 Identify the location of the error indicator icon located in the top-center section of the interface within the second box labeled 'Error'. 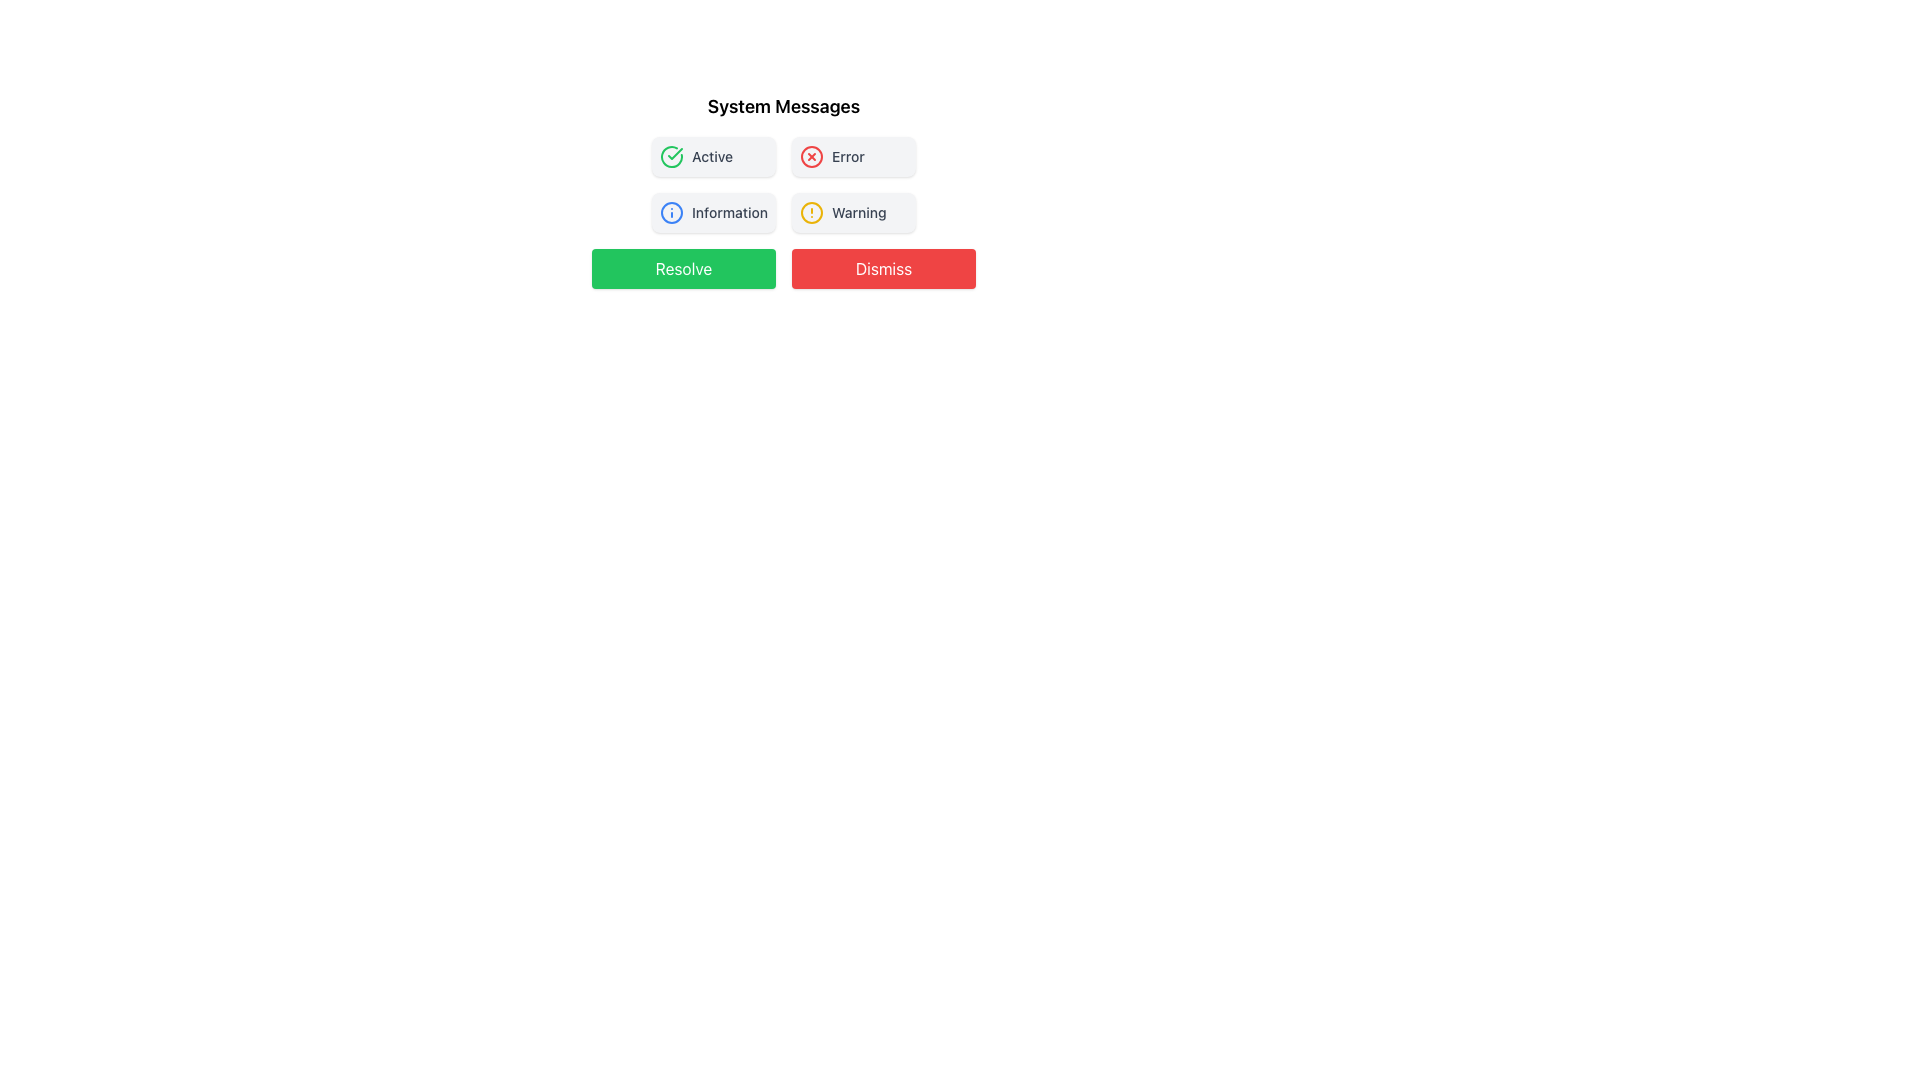
(811, 156).